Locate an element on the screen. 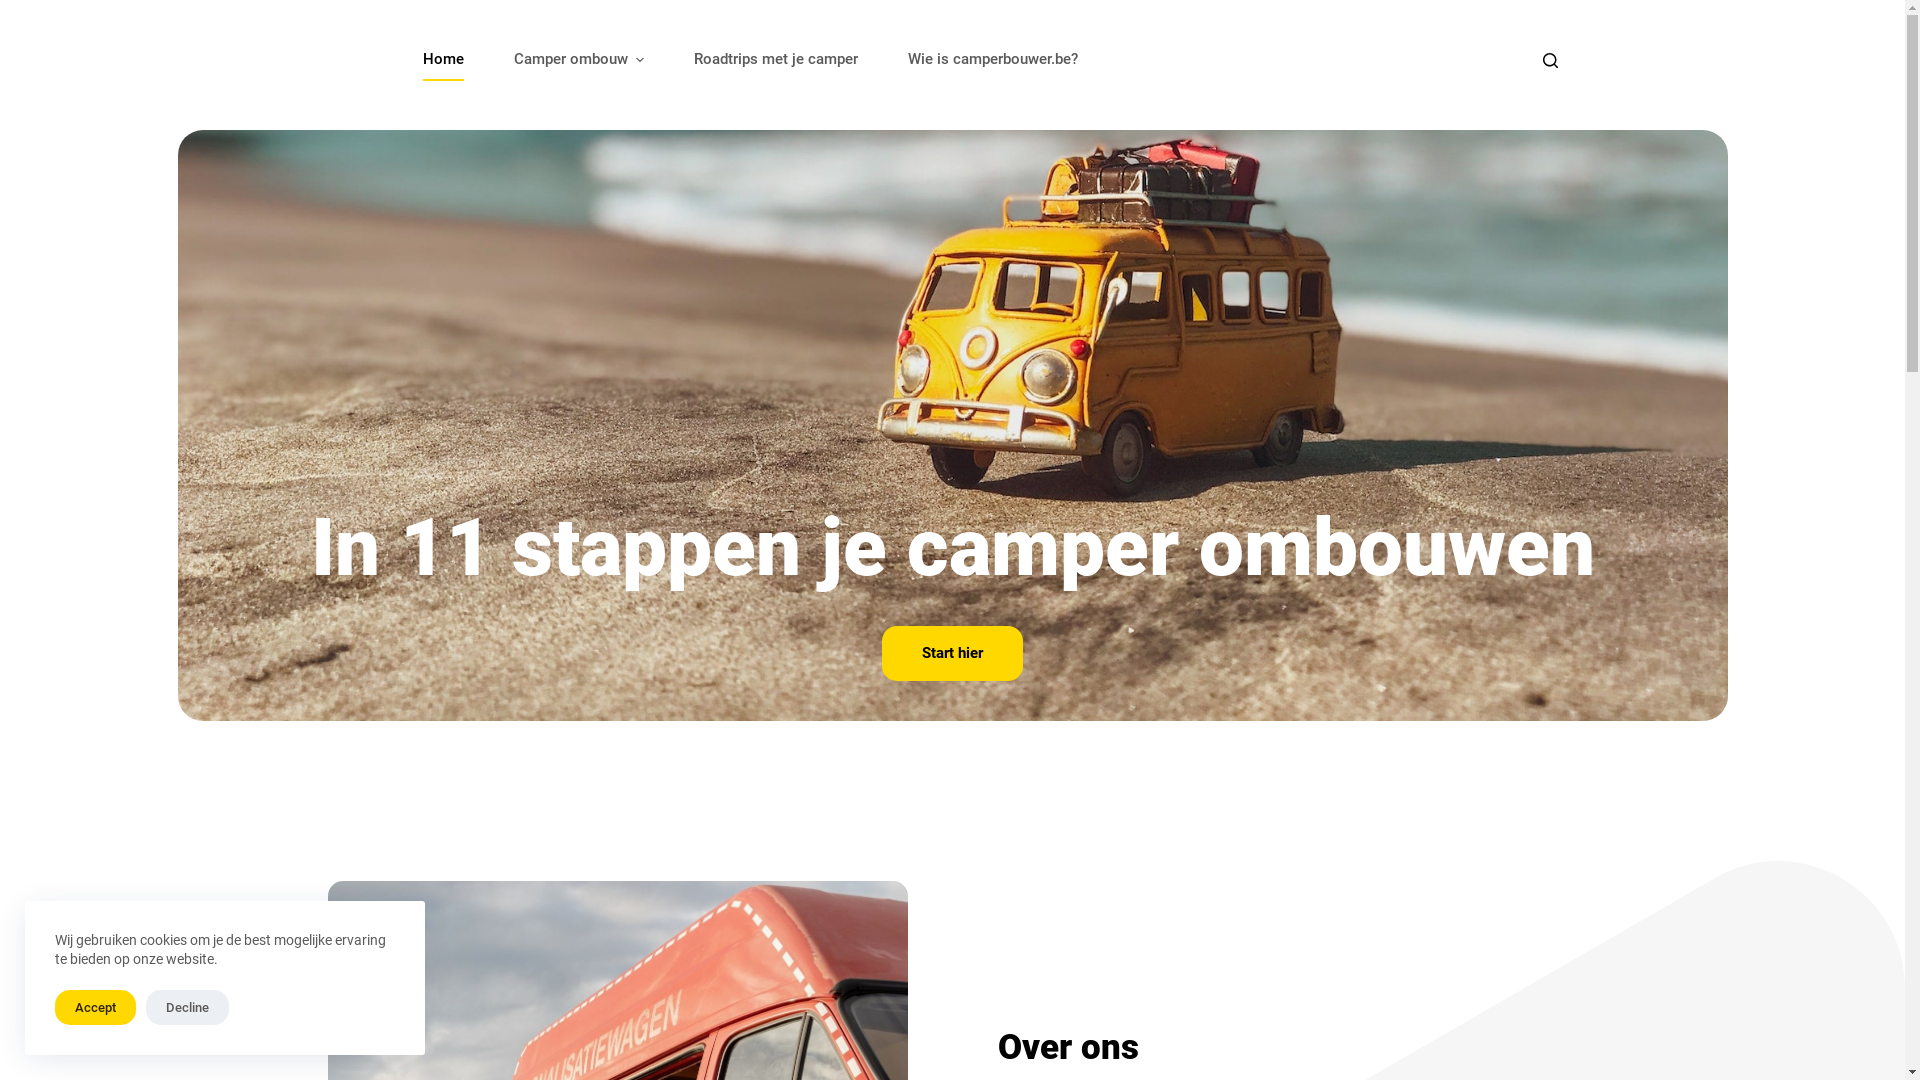  'Decline' is located at coordinates (144, 1007).